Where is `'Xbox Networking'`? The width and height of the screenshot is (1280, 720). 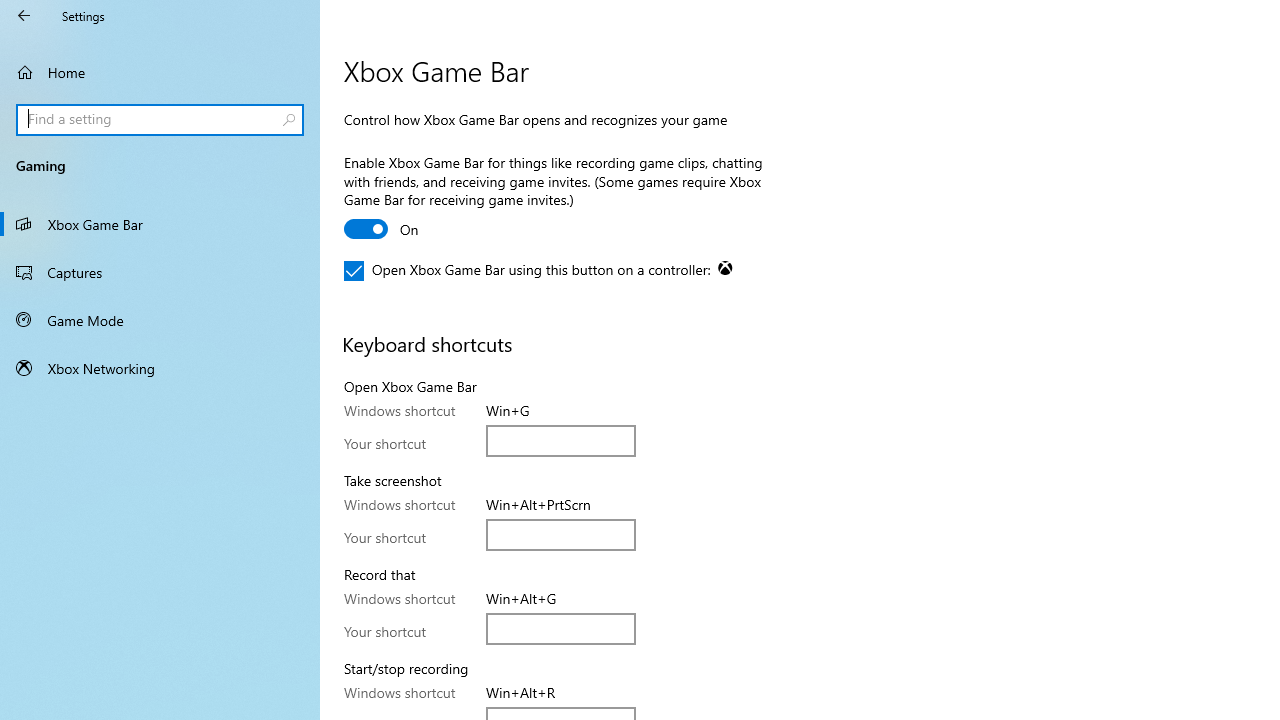 'Xbox Networking' is located at coordinates (160, 367).